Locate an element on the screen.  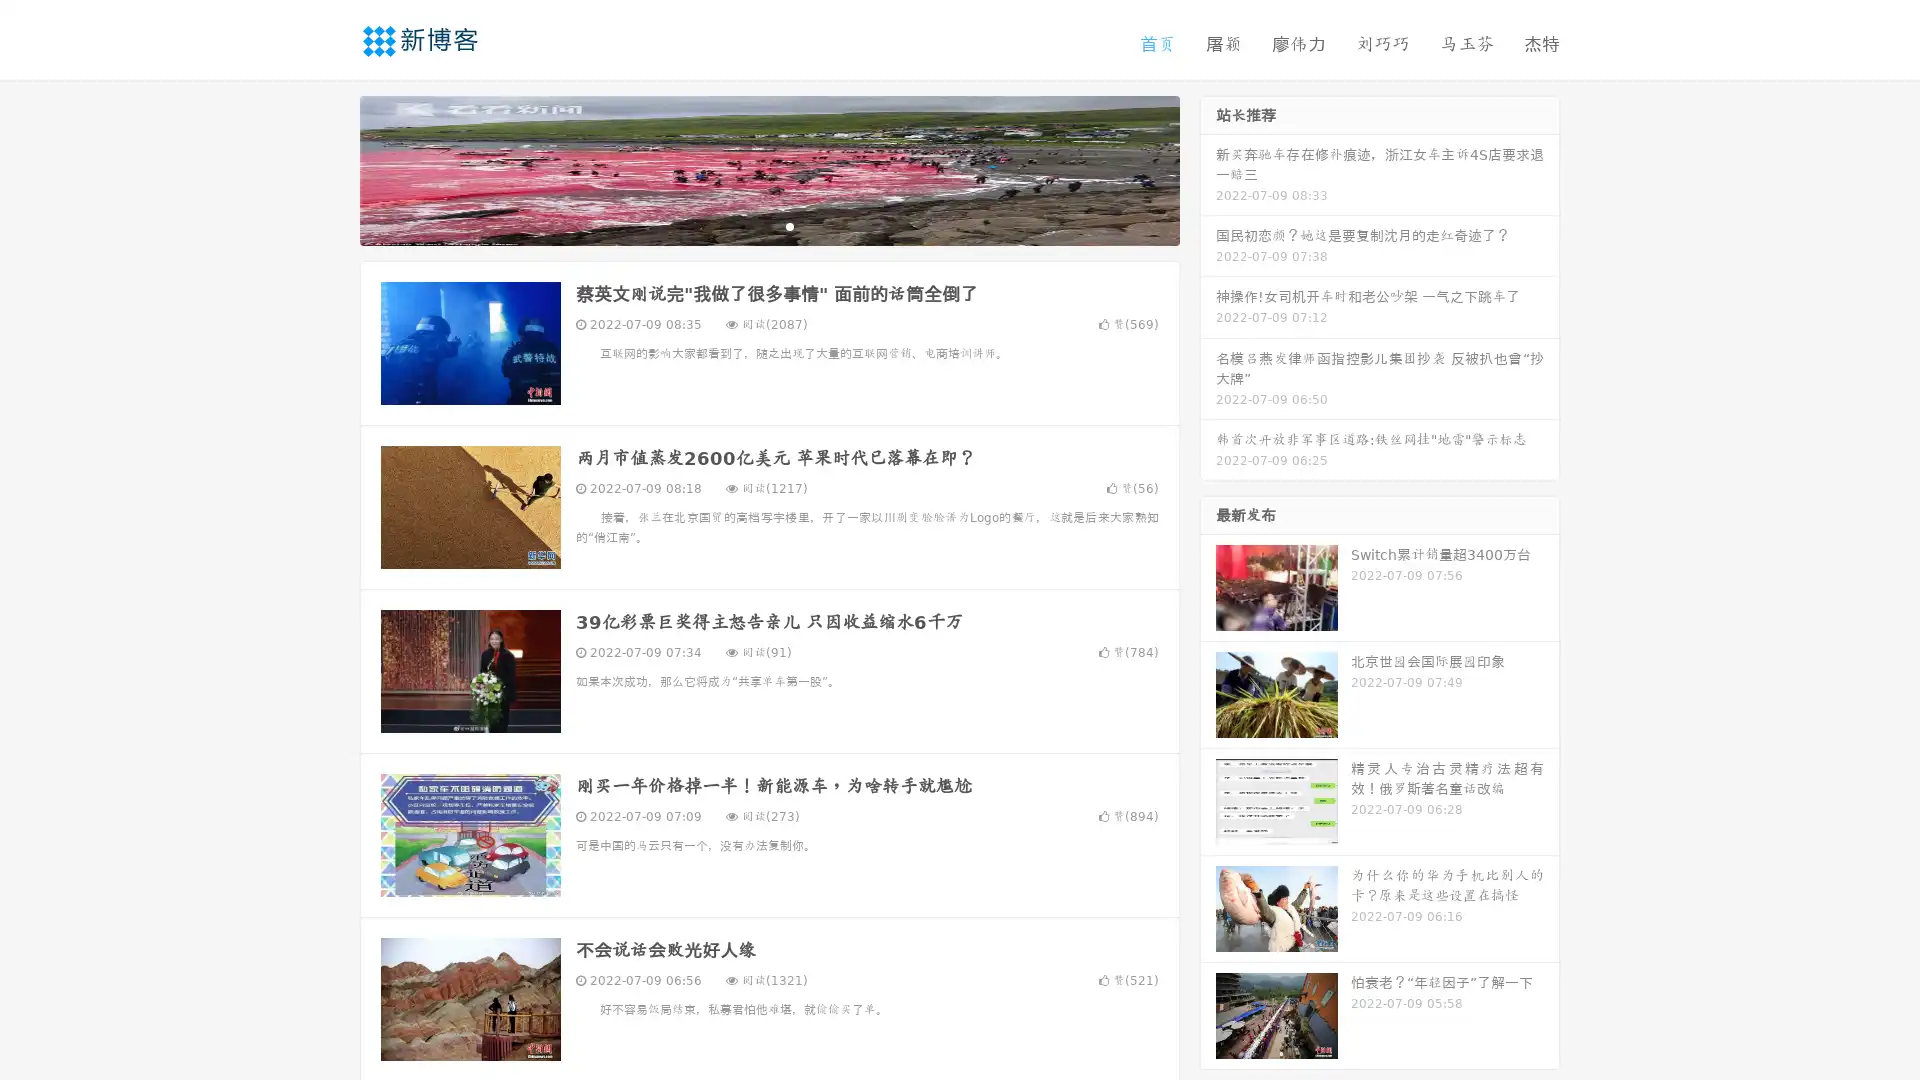
Next slide is located at coordinates (1208, 168).